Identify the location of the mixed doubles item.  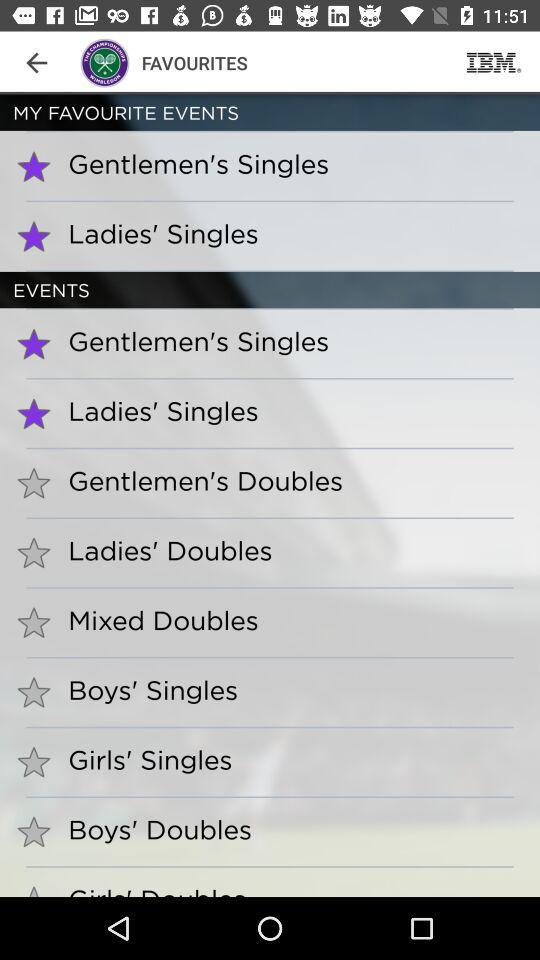
(155, 619).